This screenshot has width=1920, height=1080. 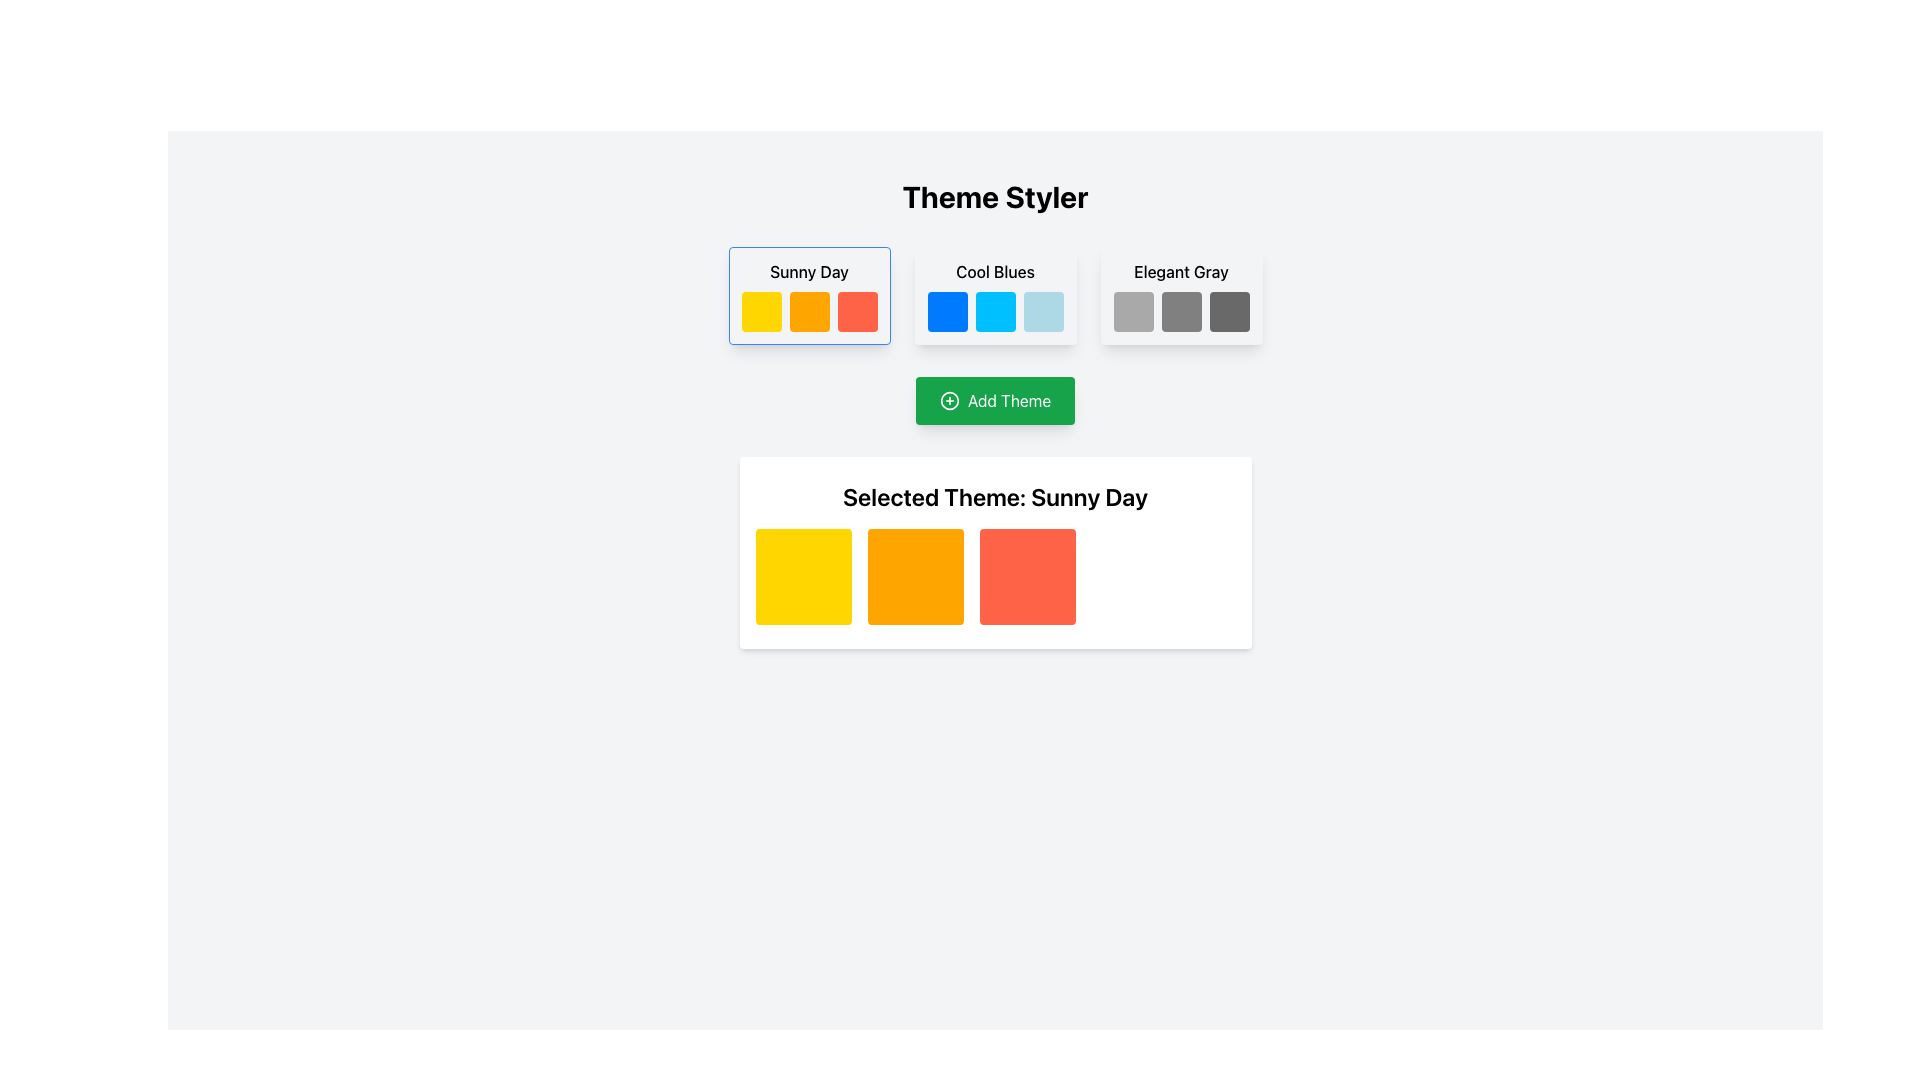 What do you see at coordinates (760, 312) in the screenshot?
I see `the first yellow color box with rounded corners in the 'Sunny Day' theme selector of the 'Theme Styler' interface` at bounding box center [760, 312].